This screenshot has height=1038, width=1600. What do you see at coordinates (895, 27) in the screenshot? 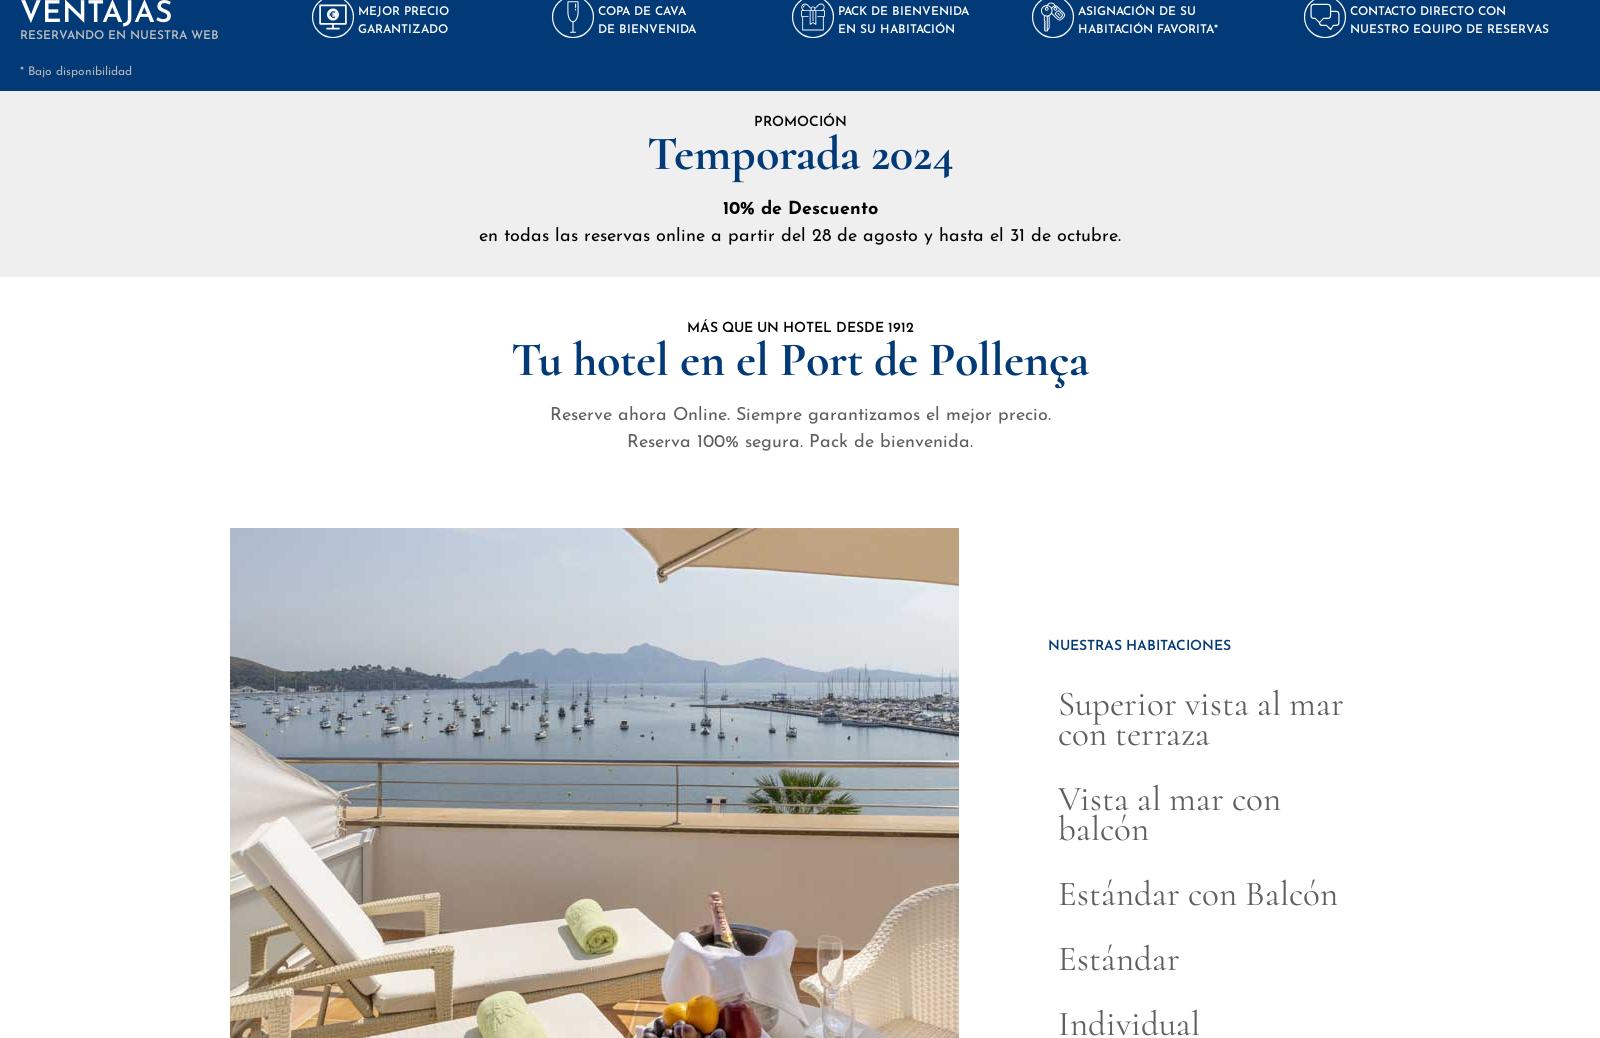
I see `'EN SU HABITACIÓN'` at bounding box center [895, 27].